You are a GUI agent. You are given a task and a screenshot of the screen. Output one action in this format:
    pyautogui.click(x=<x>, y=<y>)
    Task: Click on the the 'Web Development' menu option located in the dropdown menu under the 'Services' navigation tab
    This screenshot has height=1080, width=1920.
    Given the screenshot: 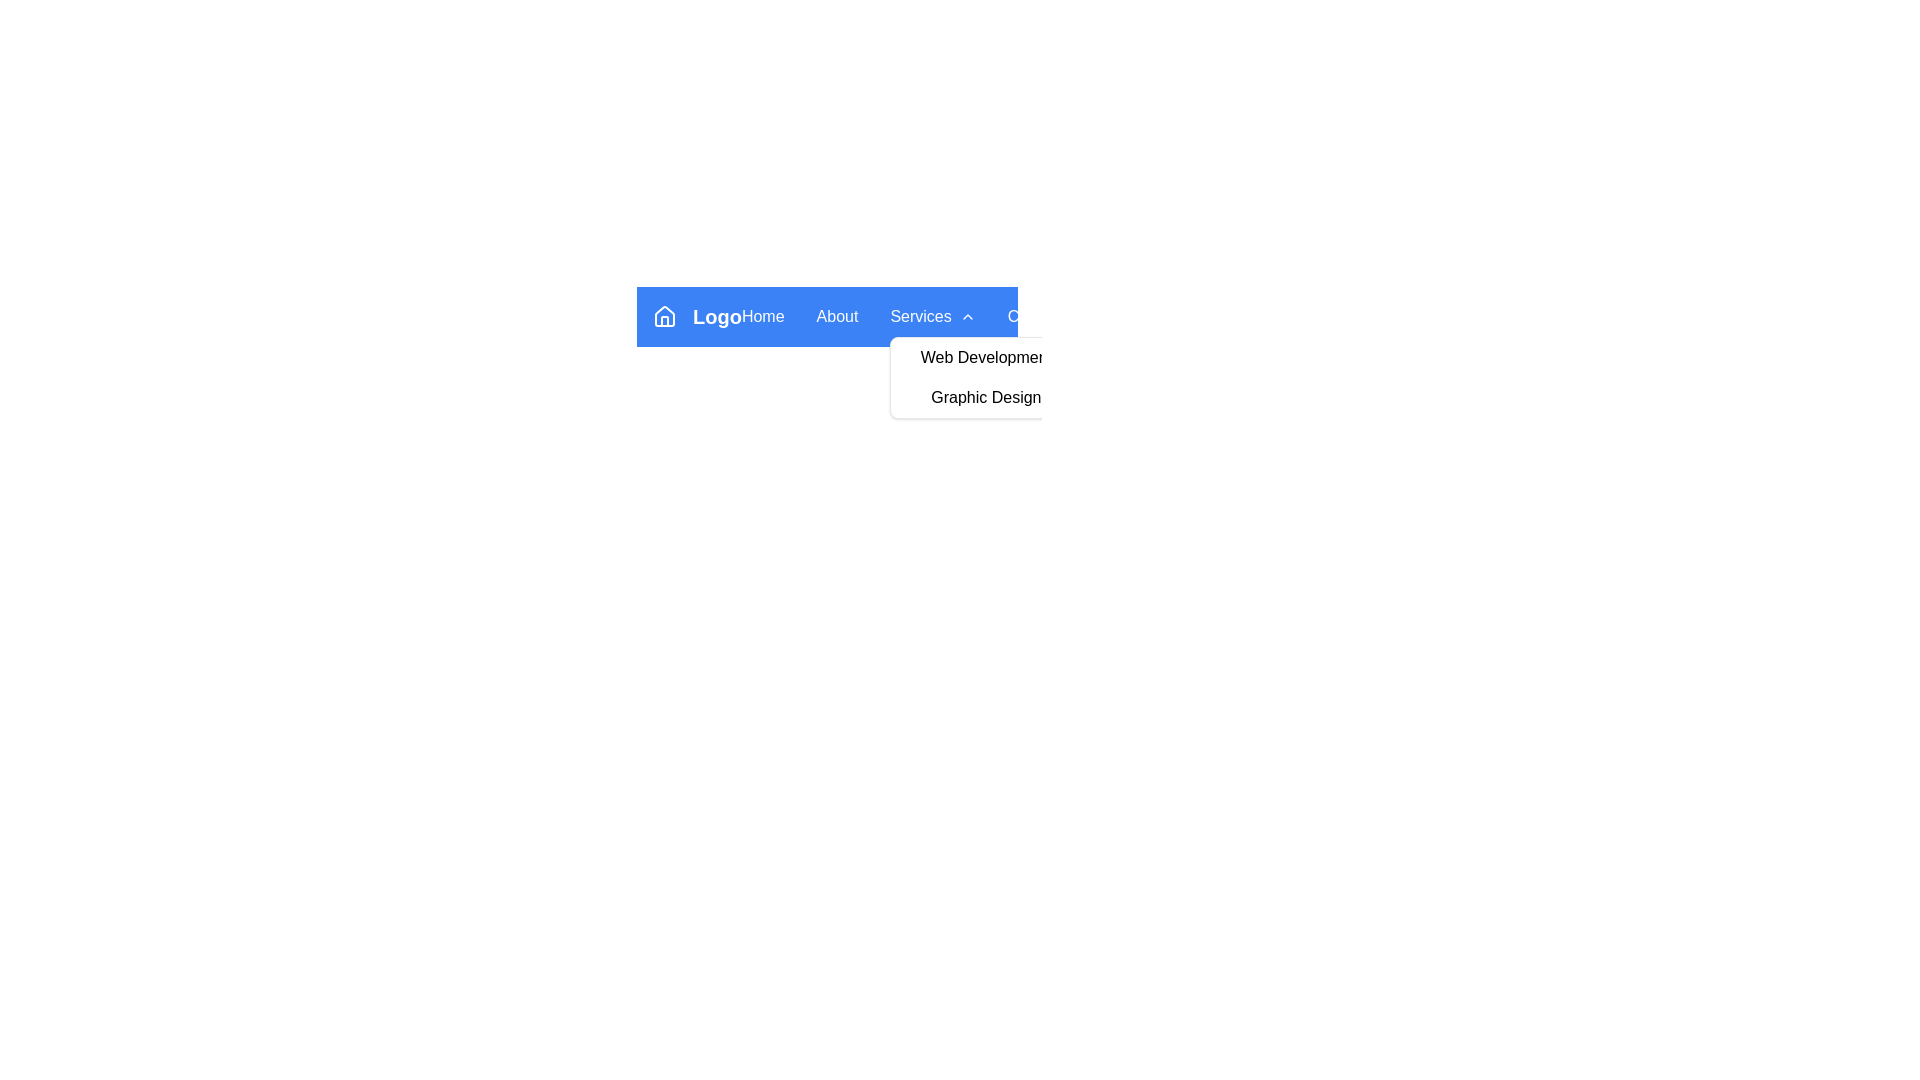 What is the action you would take?
    pyautogui.click(x=986, y=357)
    